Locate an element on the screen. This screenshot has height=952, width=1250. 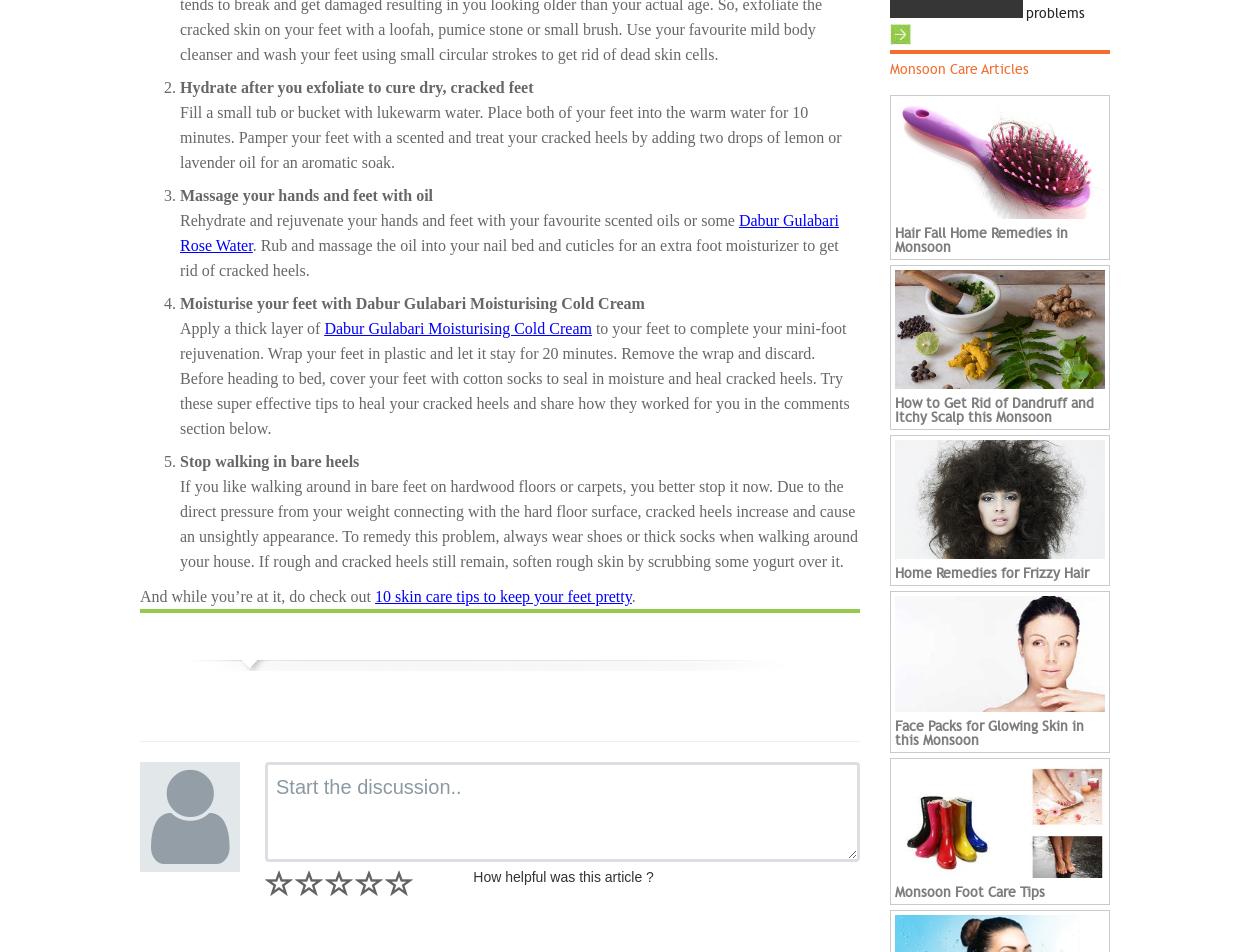
'Stop walking in bare heels' is located at coordinates (180, 460).